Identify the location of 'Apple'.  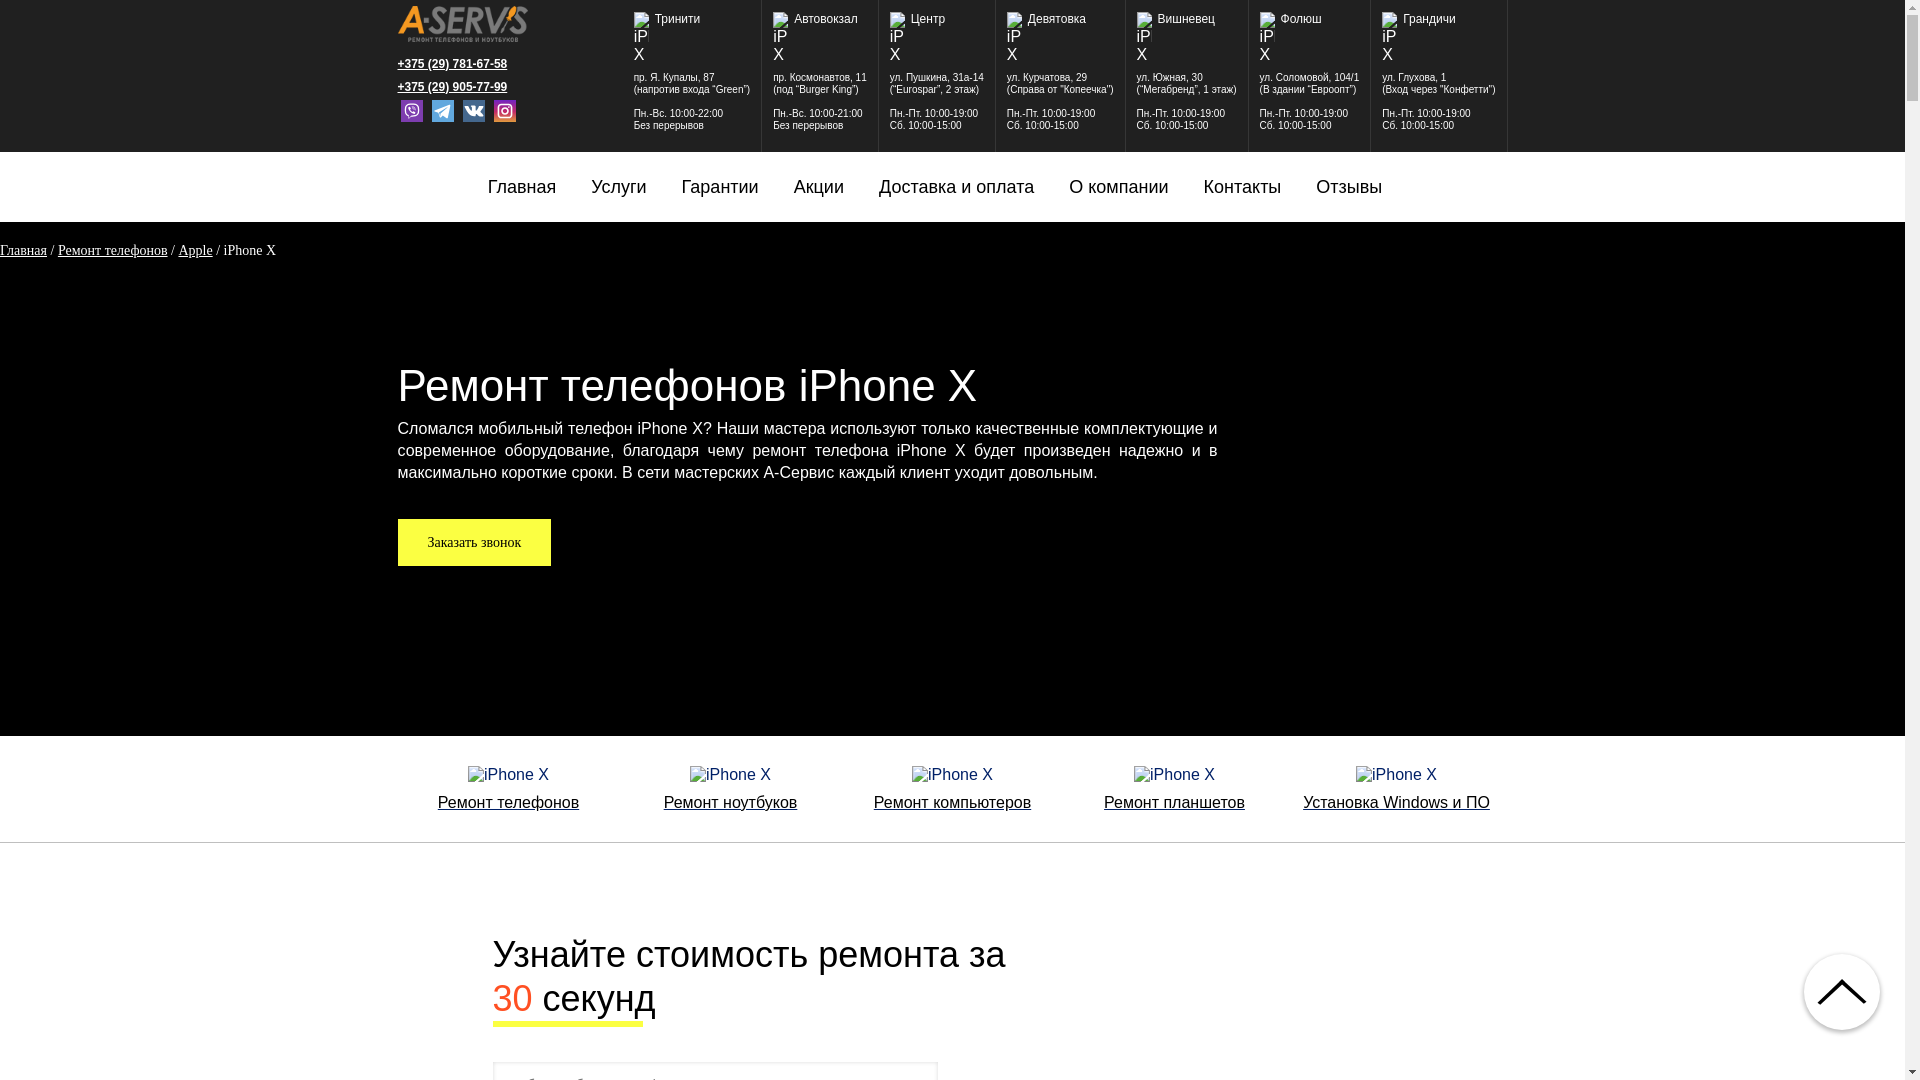
(195, 249).